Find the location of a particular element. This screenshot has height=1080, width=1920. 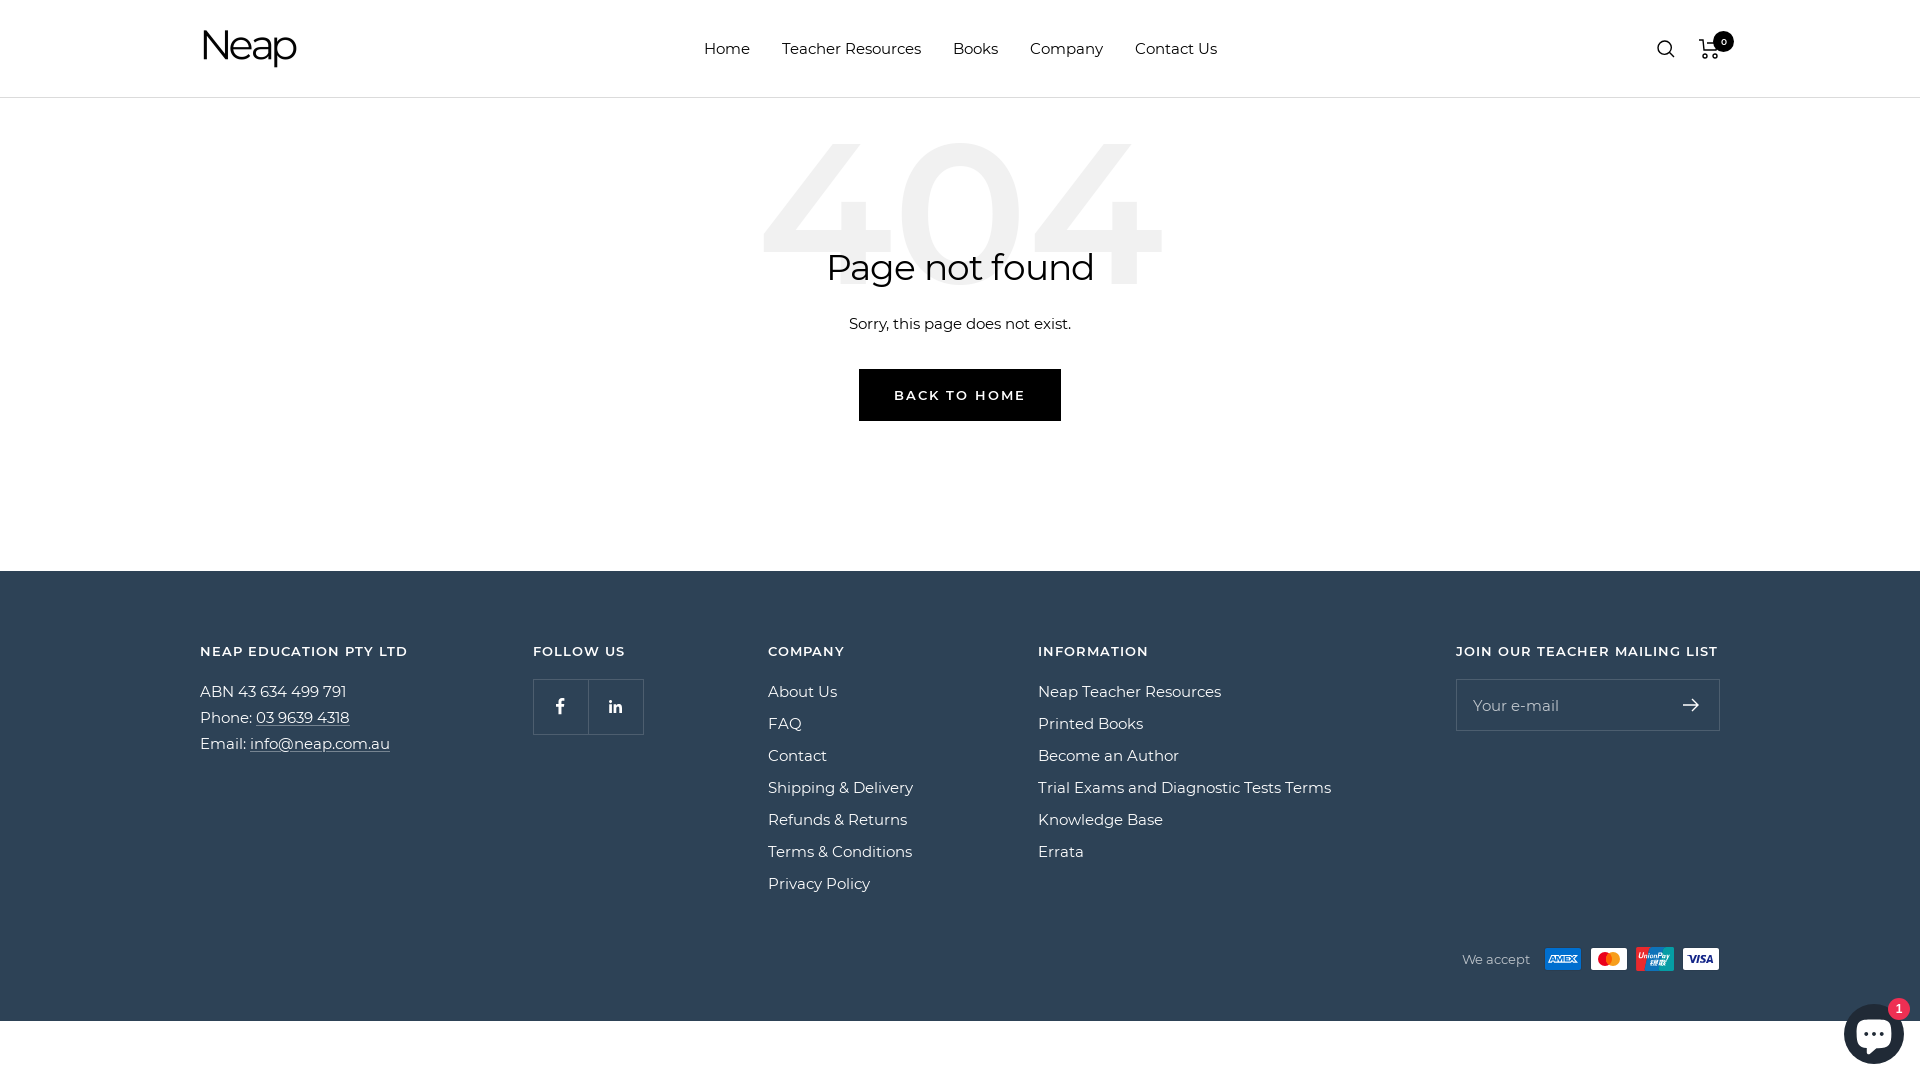

'Shopify online store chat' is located at coordinates (1872, 1029).